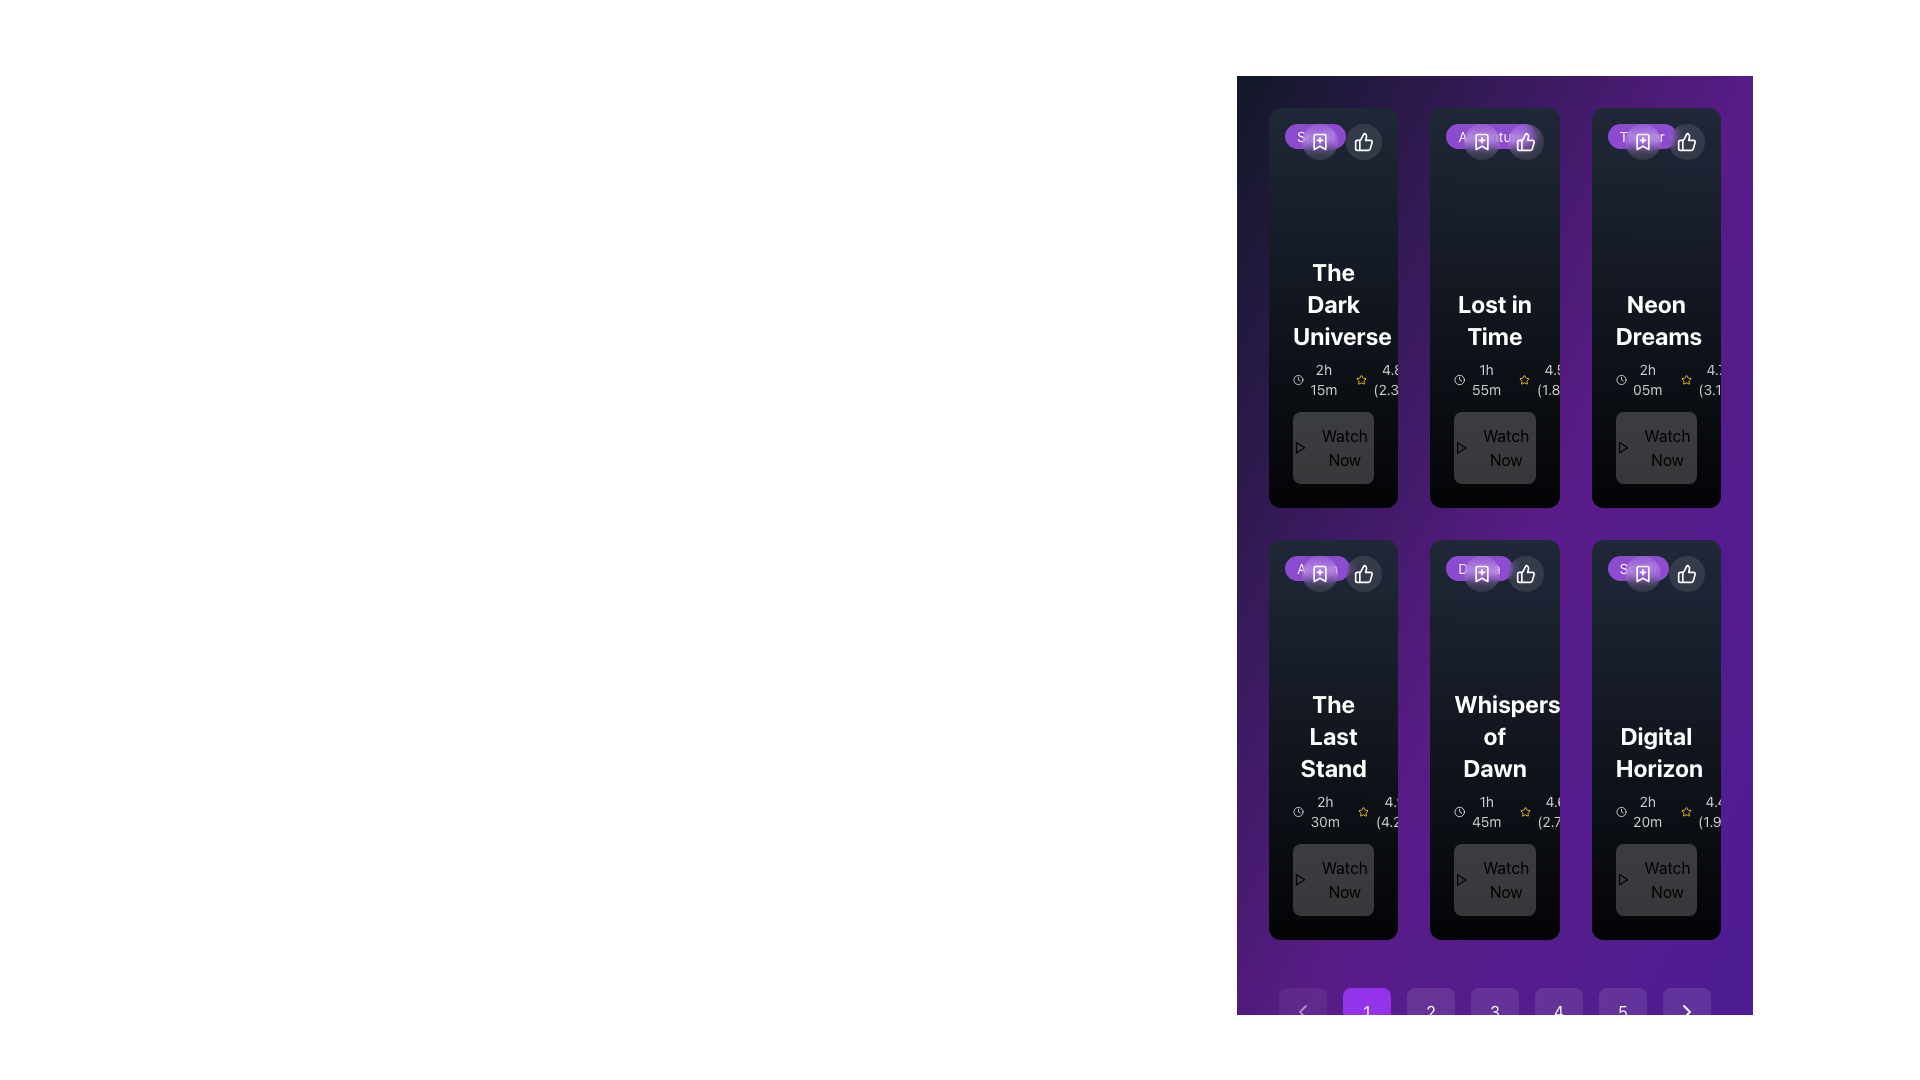 This screenshot has width=1920, height=1080. I want to click on duration displayed in the Label with icon for the movie card titled 'The Last Stand,' which shows '2h 30m' with a clock icon to the left, so click(1333, 812).